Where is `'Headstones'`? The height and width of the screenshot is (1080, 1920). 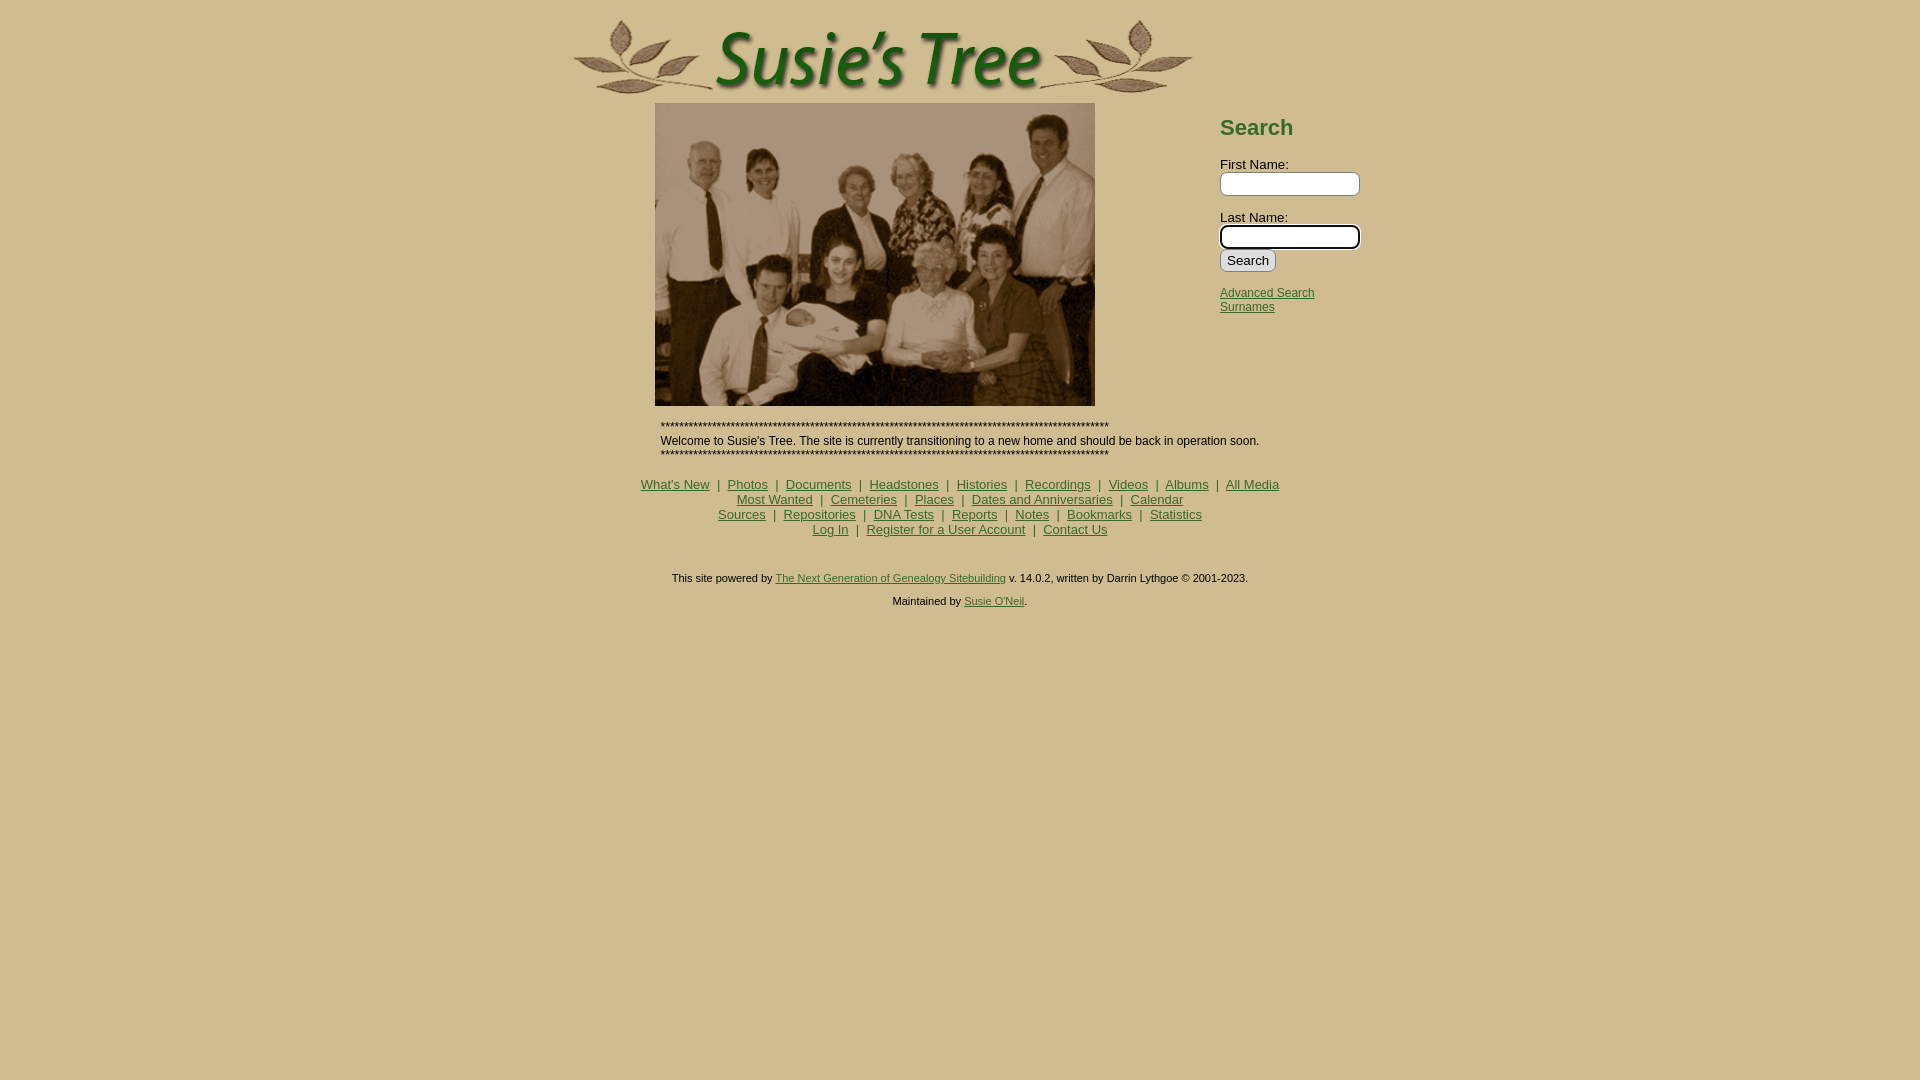 'Headstones' is located at coordinates (902, 484).